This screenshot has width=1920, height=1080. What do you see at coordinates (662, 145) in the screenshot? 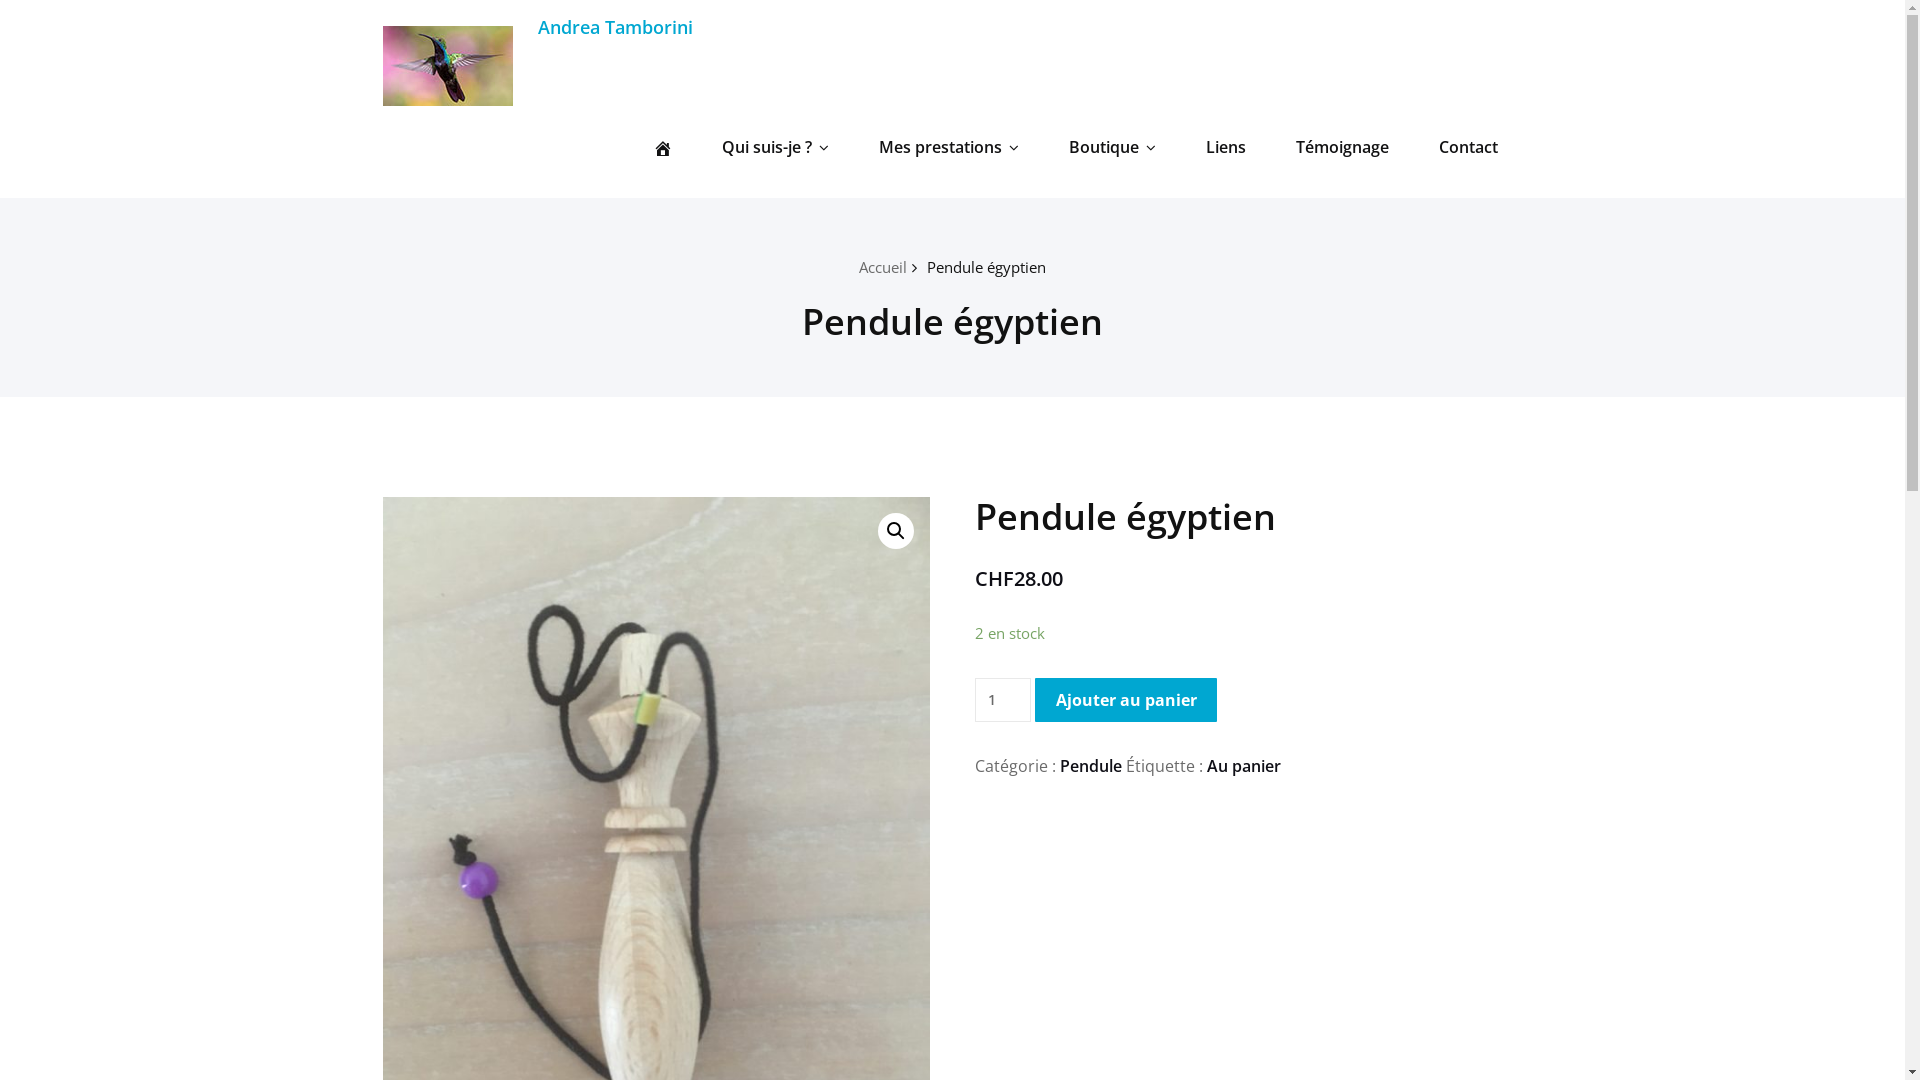
I see `'Home'` at bounding box center [662, 145].